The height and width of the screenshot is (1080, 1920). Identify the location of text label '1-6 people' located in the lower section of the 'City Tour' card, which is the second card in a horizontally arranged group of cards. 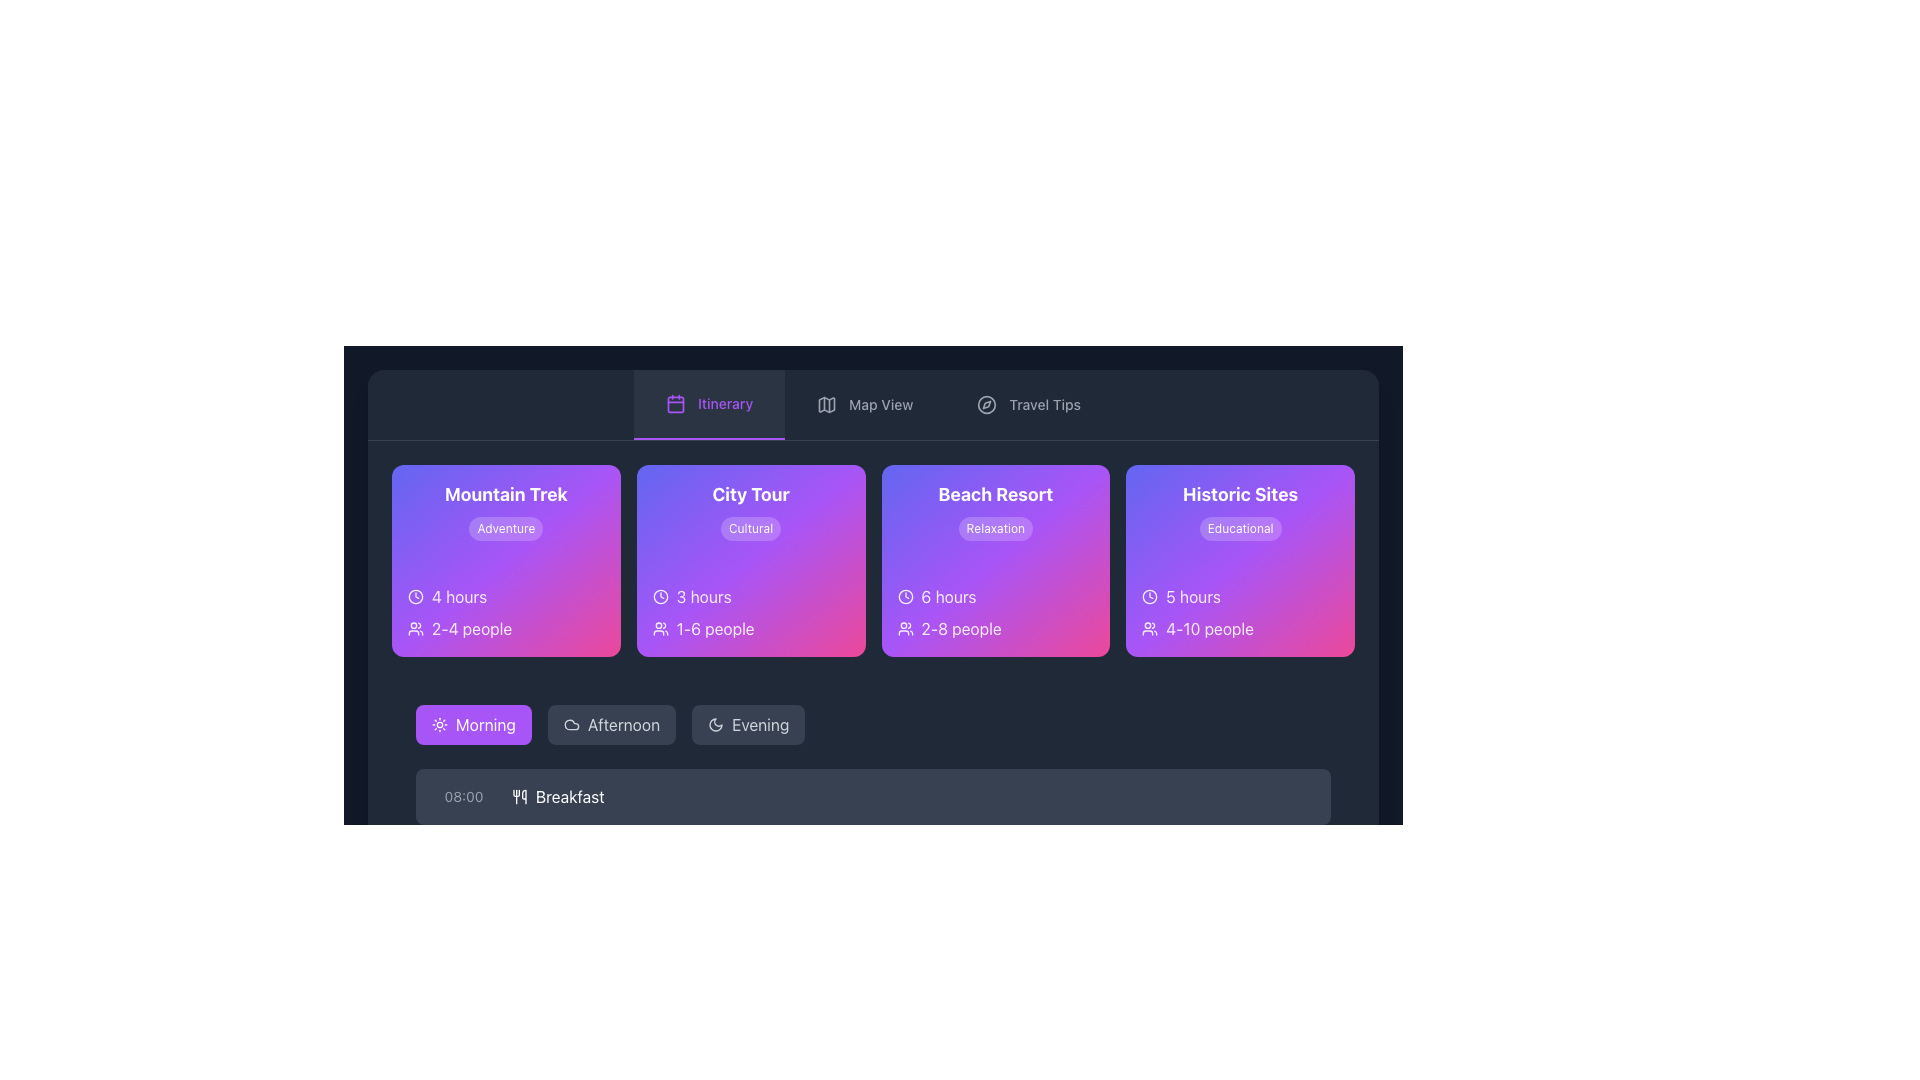
(750, 627).